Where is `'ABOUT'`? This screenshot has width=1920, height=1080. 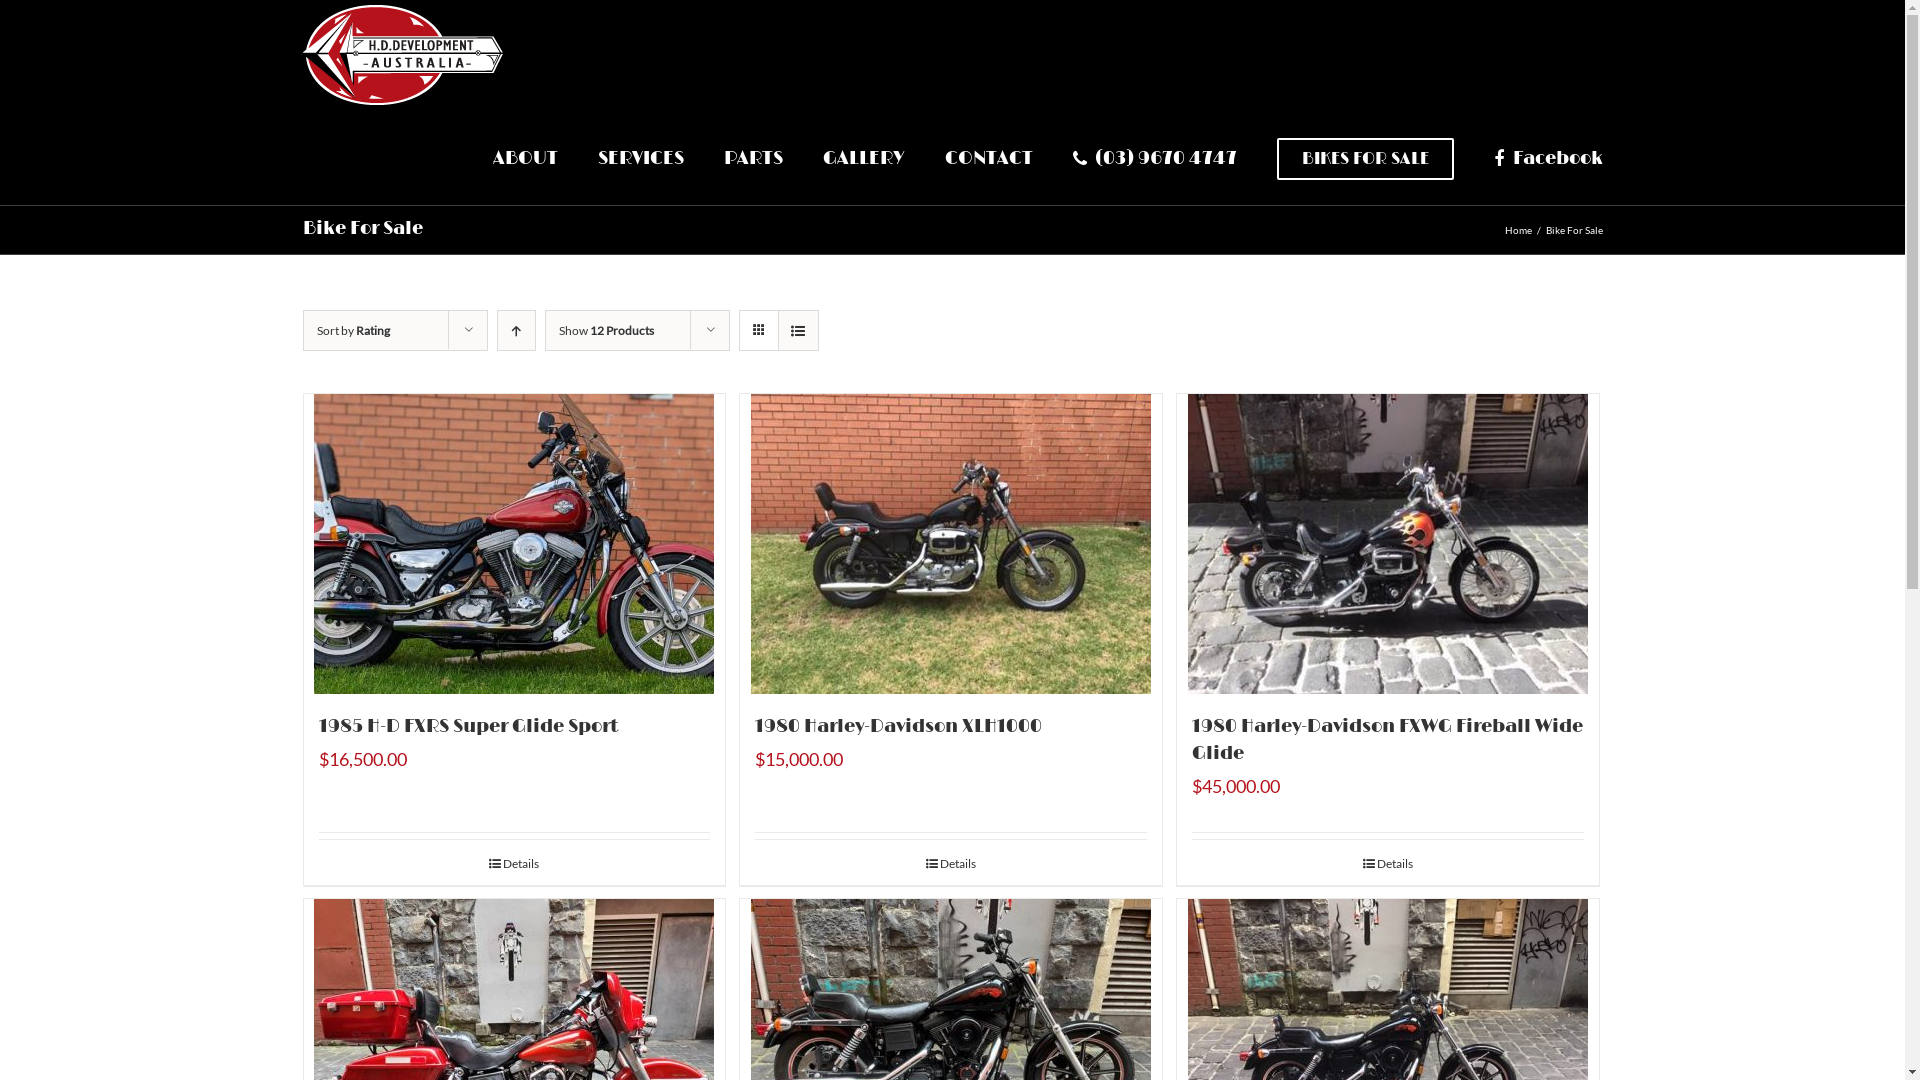
'ABOUT' is located at coordinates (493, 156).